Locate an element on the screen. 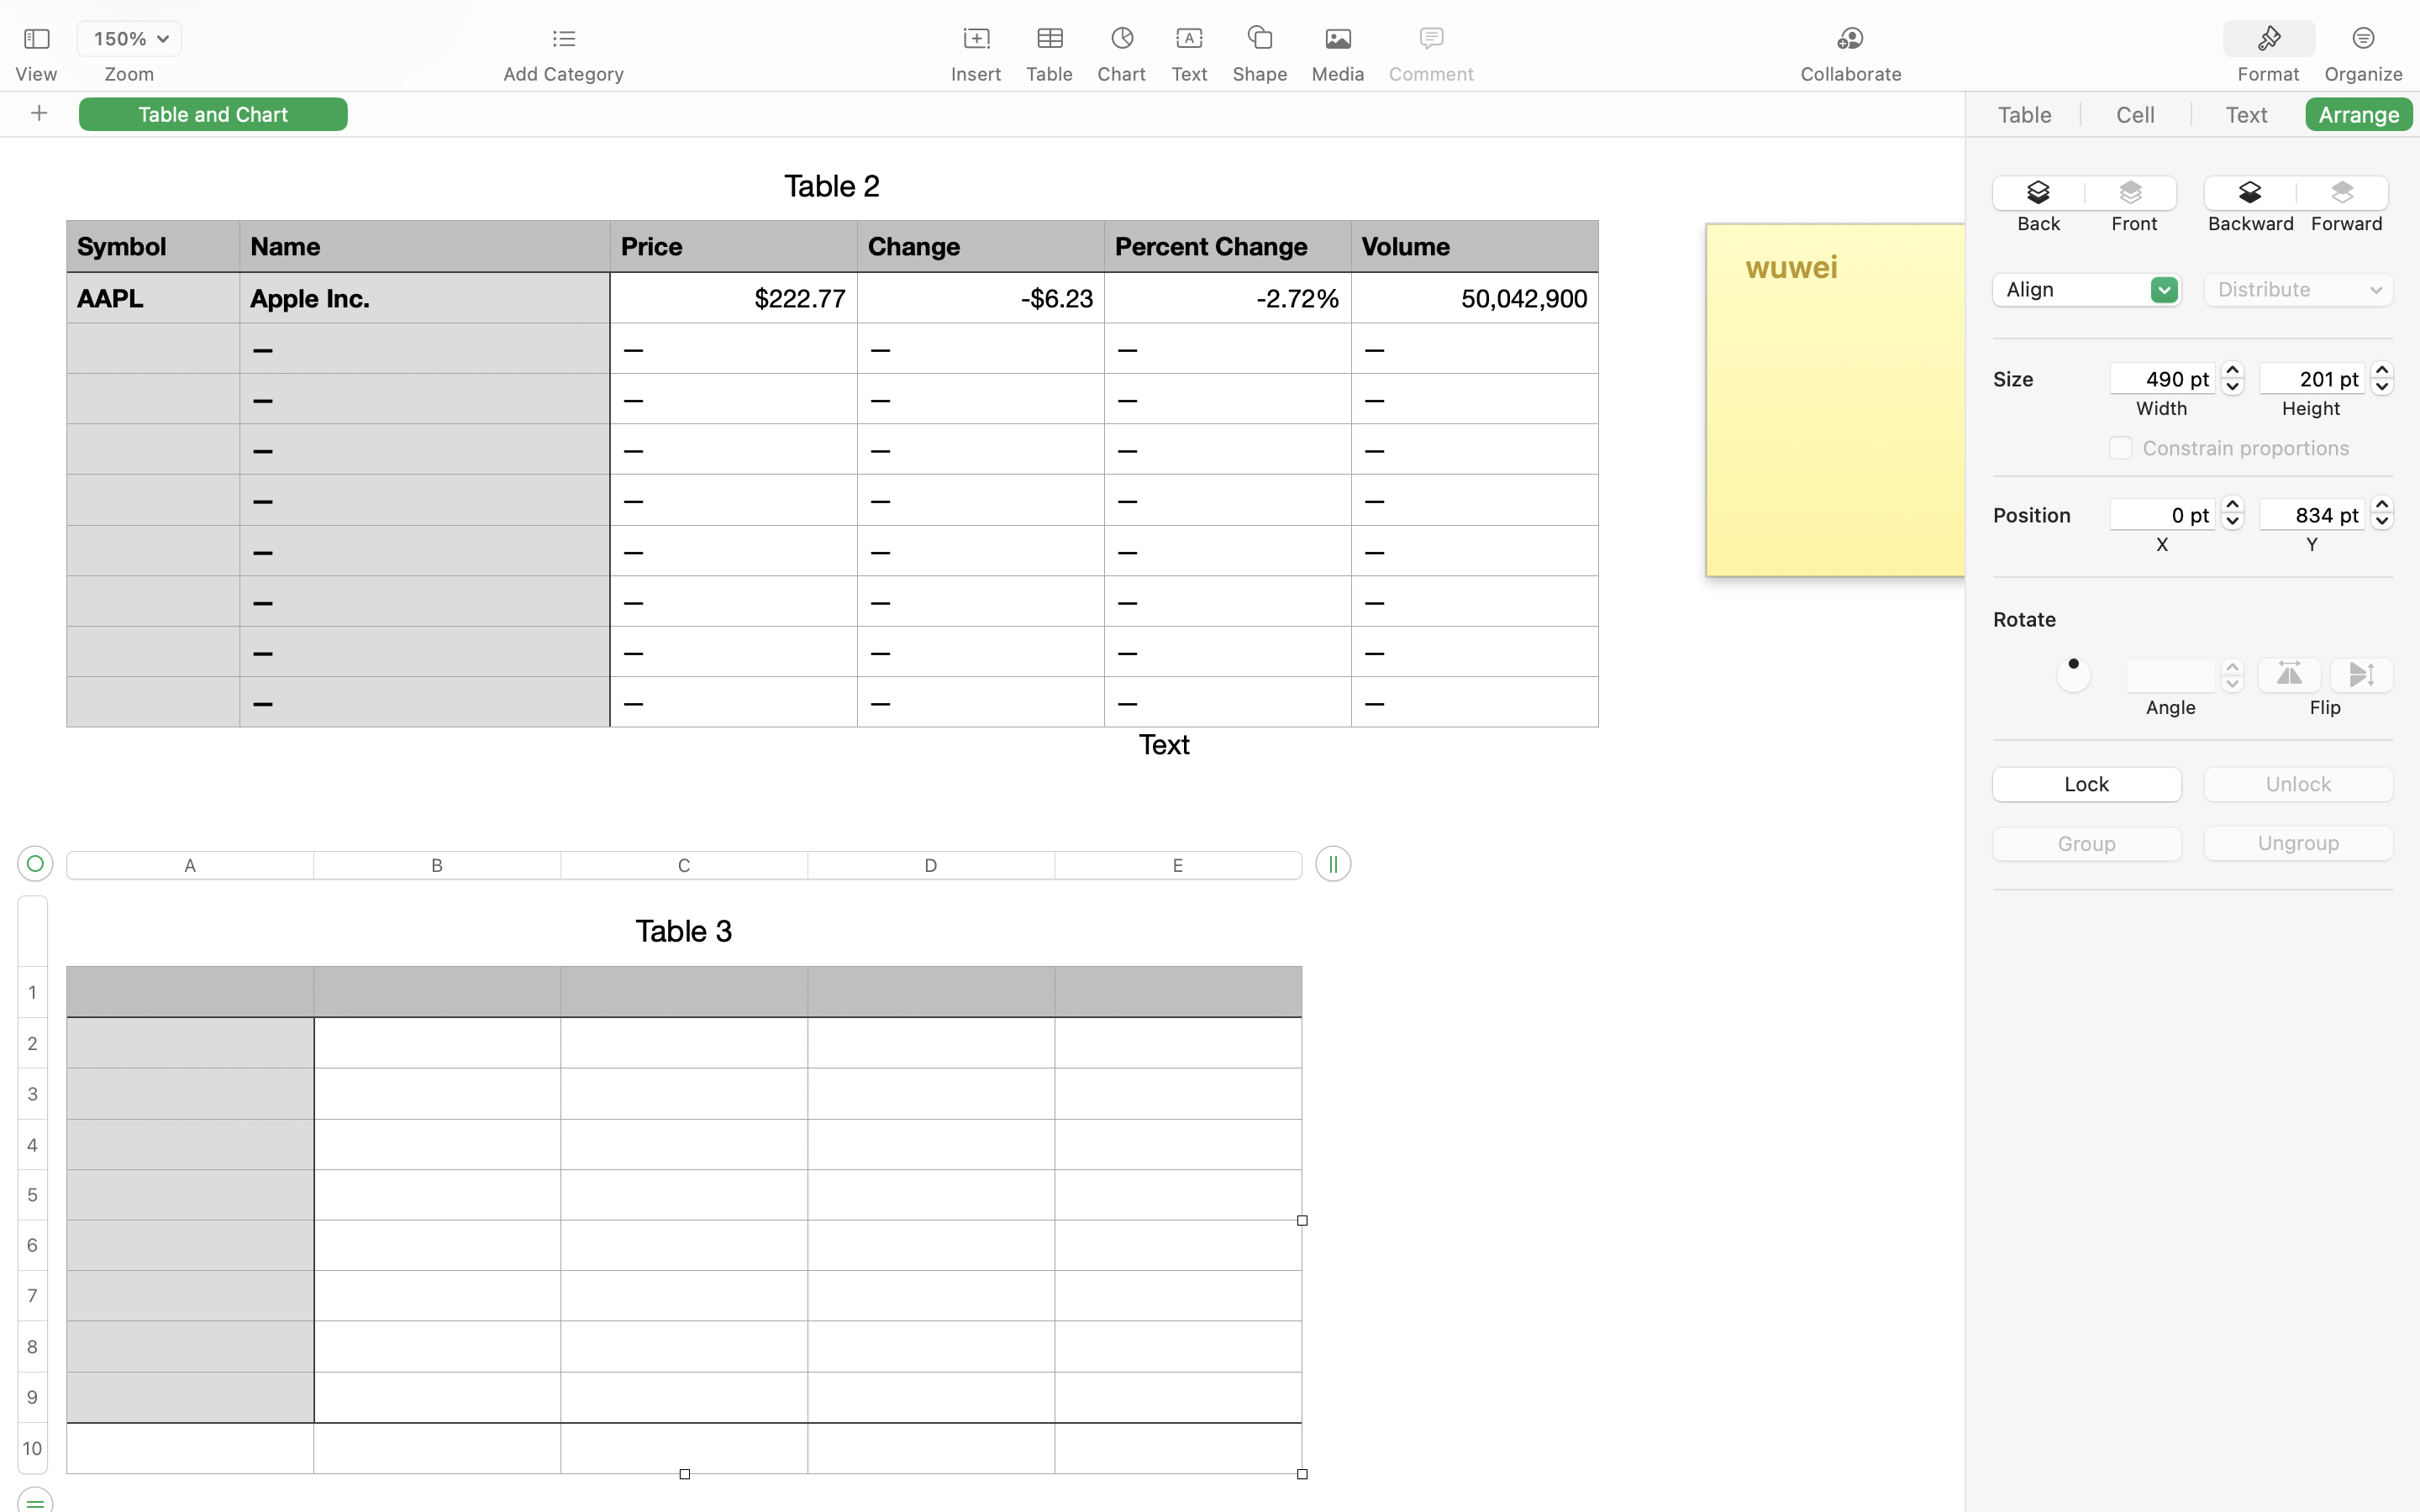 This screenshot has width=2420, height=1512. '834 pt' is located at coordinates (2312, 513).